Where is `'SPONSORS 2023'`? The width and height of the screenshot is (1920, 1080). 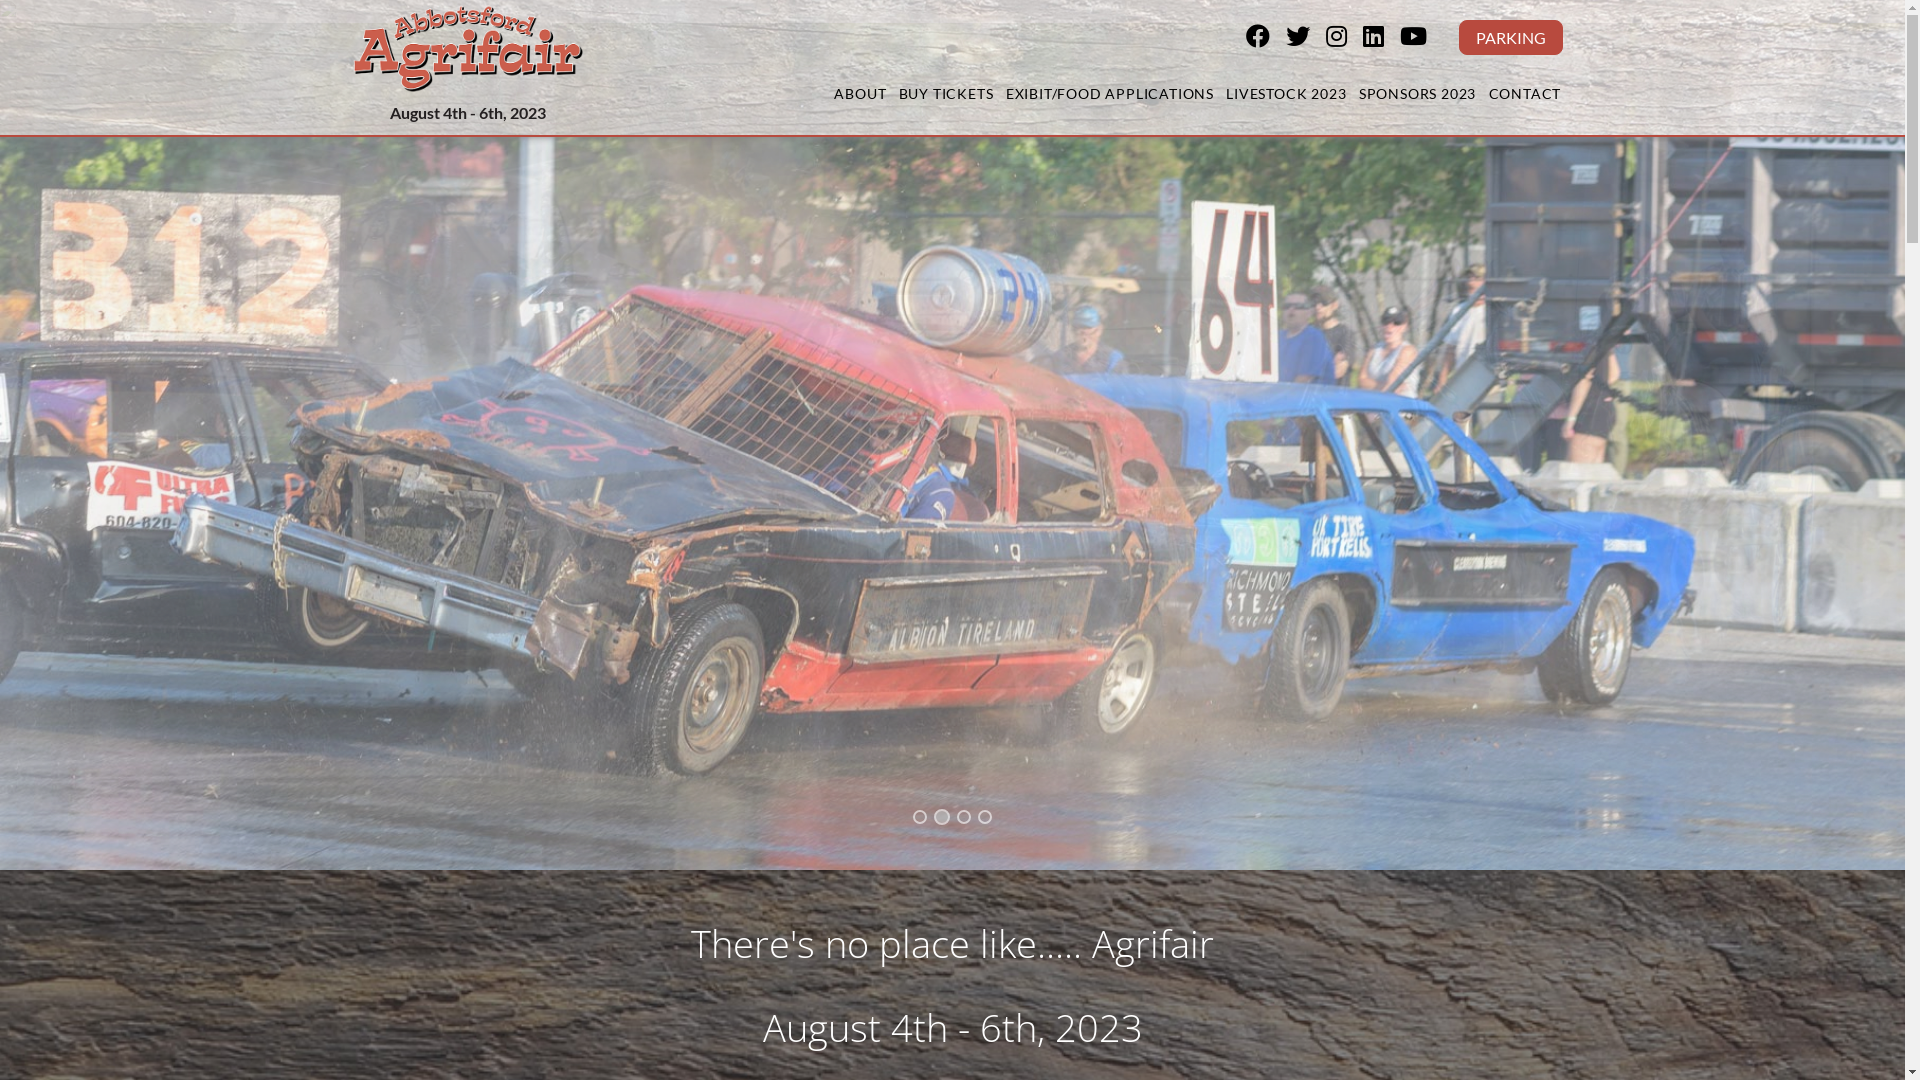
'SPONSORS 2023' is located at coordinates (1415, 95).